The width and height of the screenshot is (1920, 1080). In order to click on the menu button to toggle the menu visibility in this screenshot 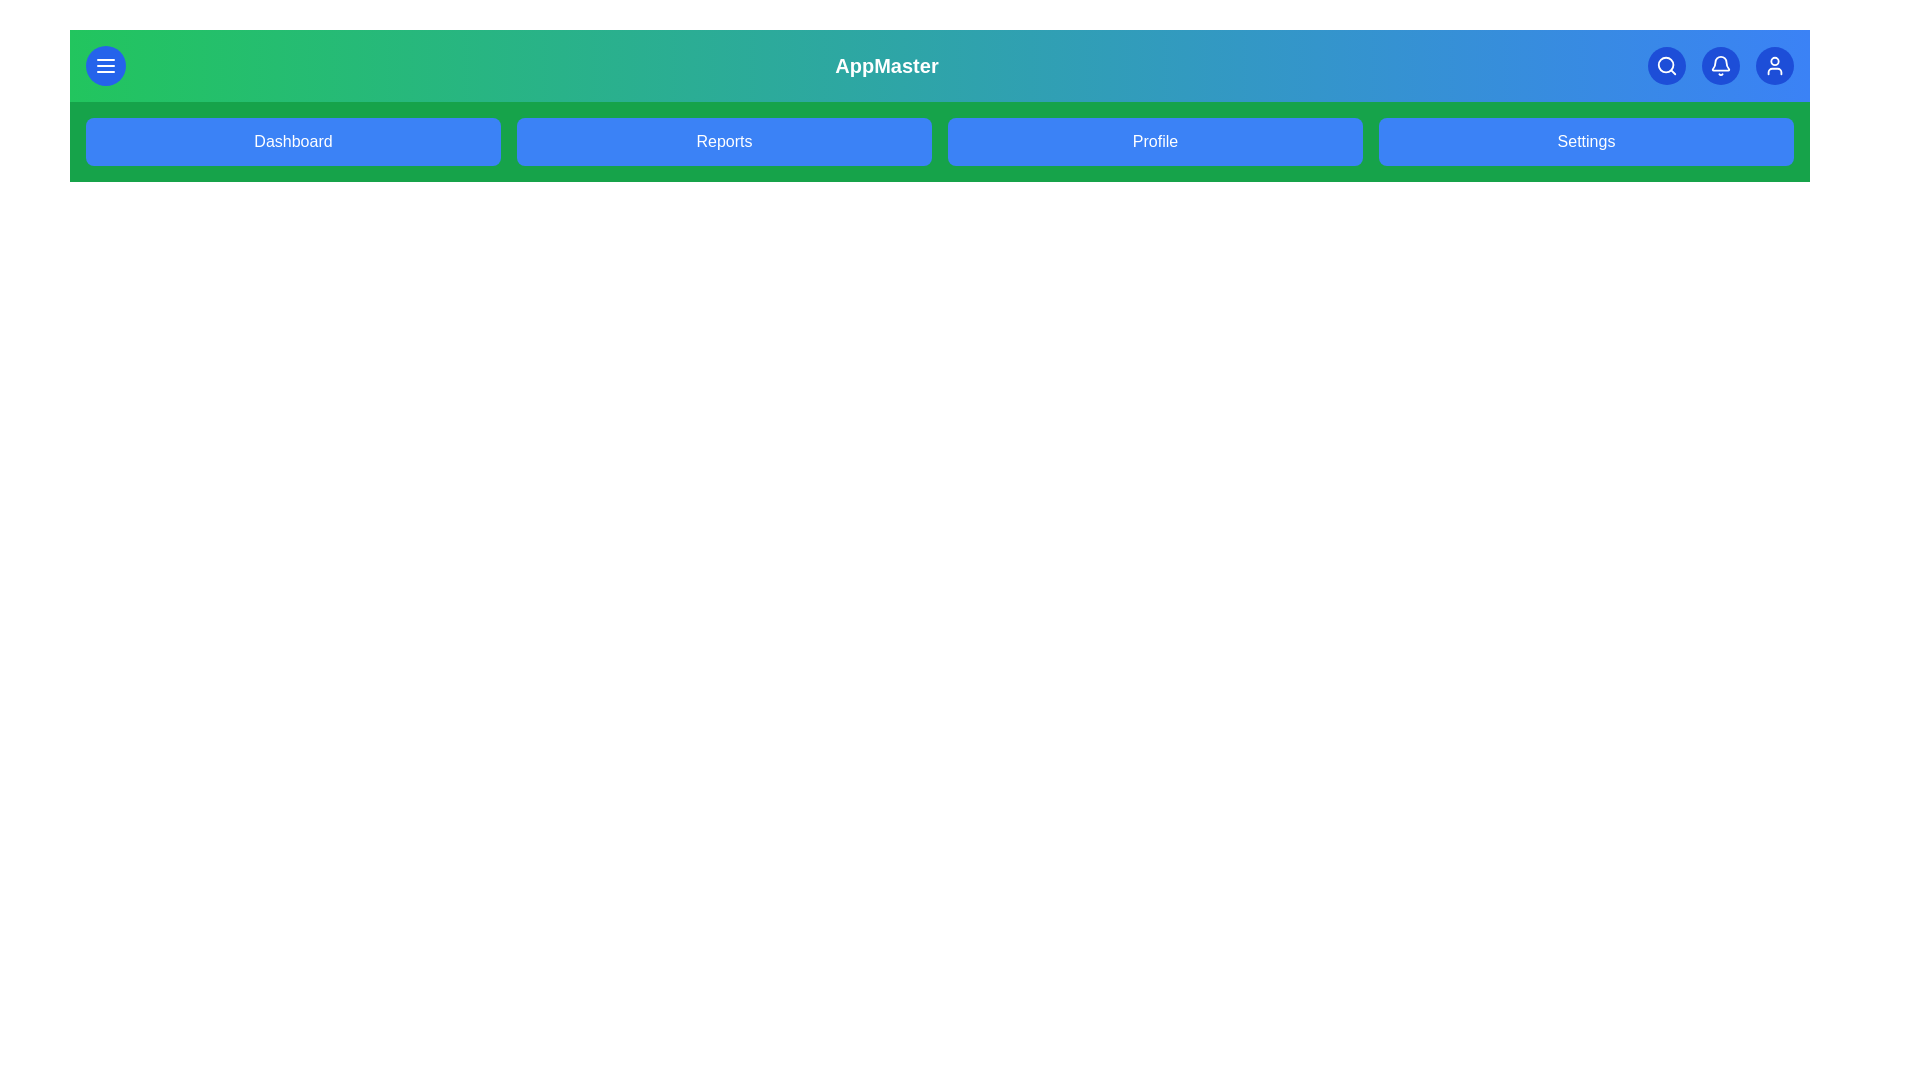, I will do `click(104, 64)`.